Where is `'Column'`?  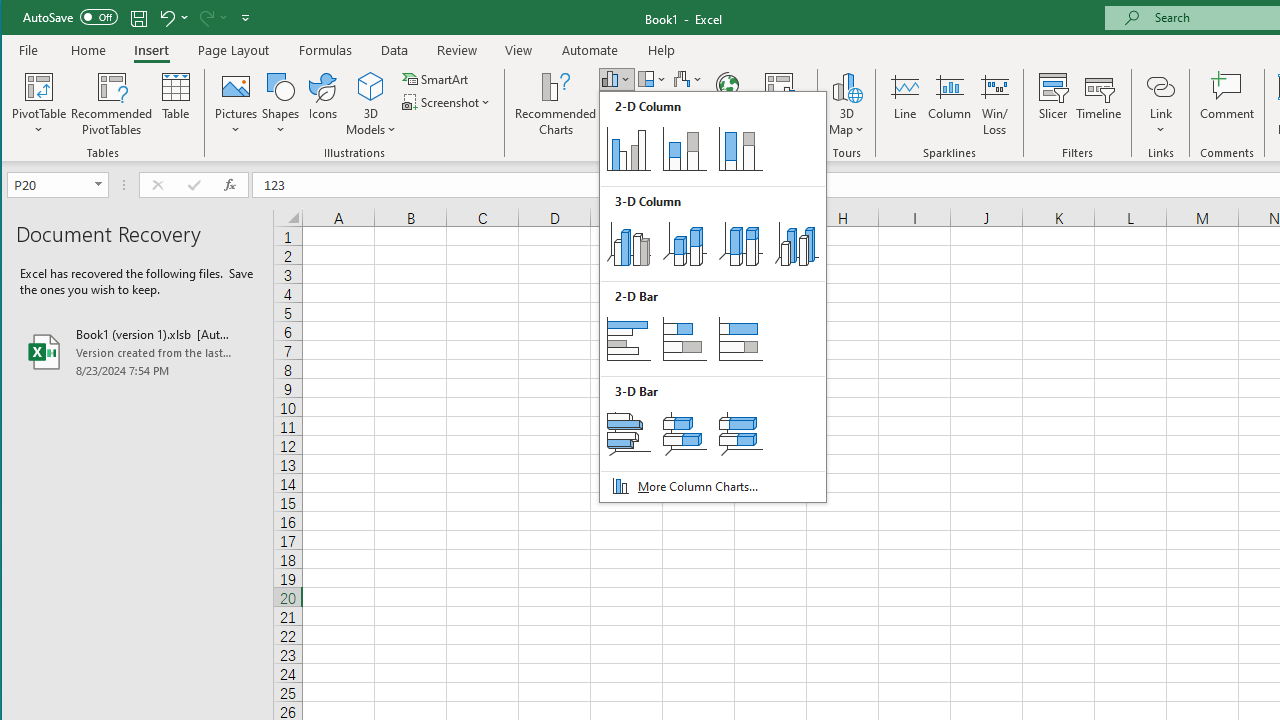 'Column' is located at coordinates (948, 104).